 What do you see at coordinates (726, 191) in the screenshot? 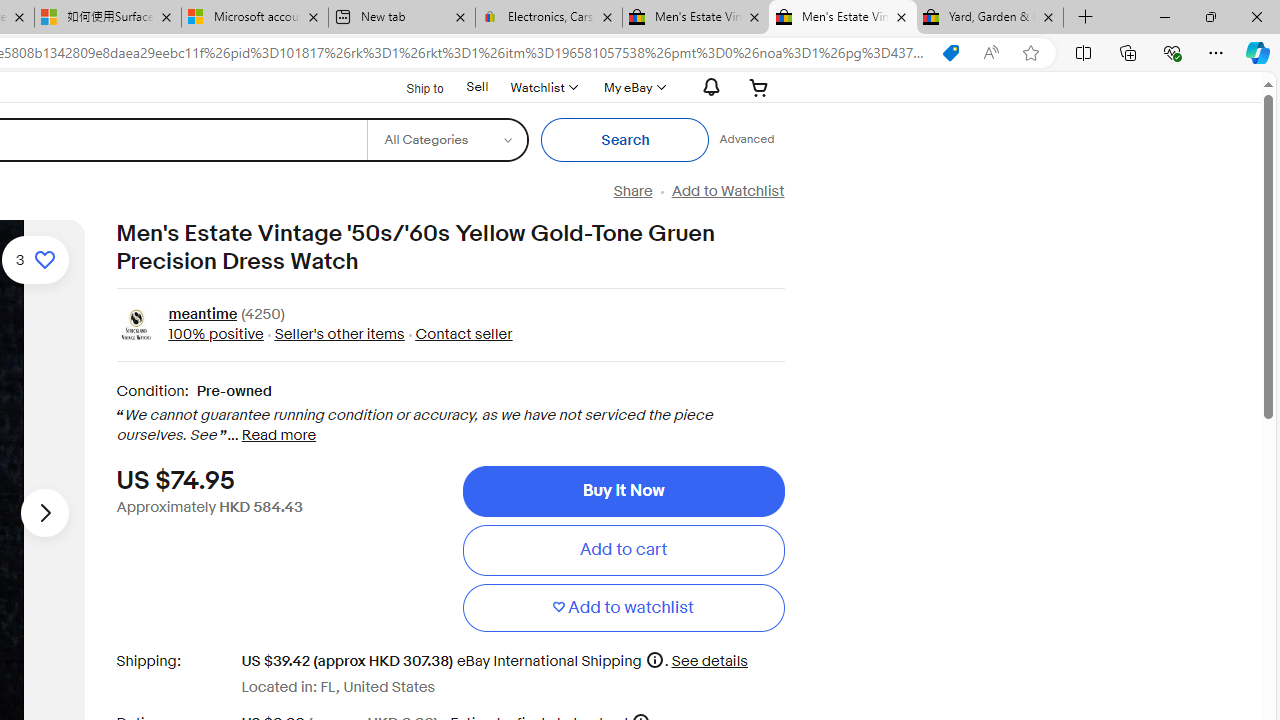
I see `'Add to Watchlist'` at bounding box center [726, 191].